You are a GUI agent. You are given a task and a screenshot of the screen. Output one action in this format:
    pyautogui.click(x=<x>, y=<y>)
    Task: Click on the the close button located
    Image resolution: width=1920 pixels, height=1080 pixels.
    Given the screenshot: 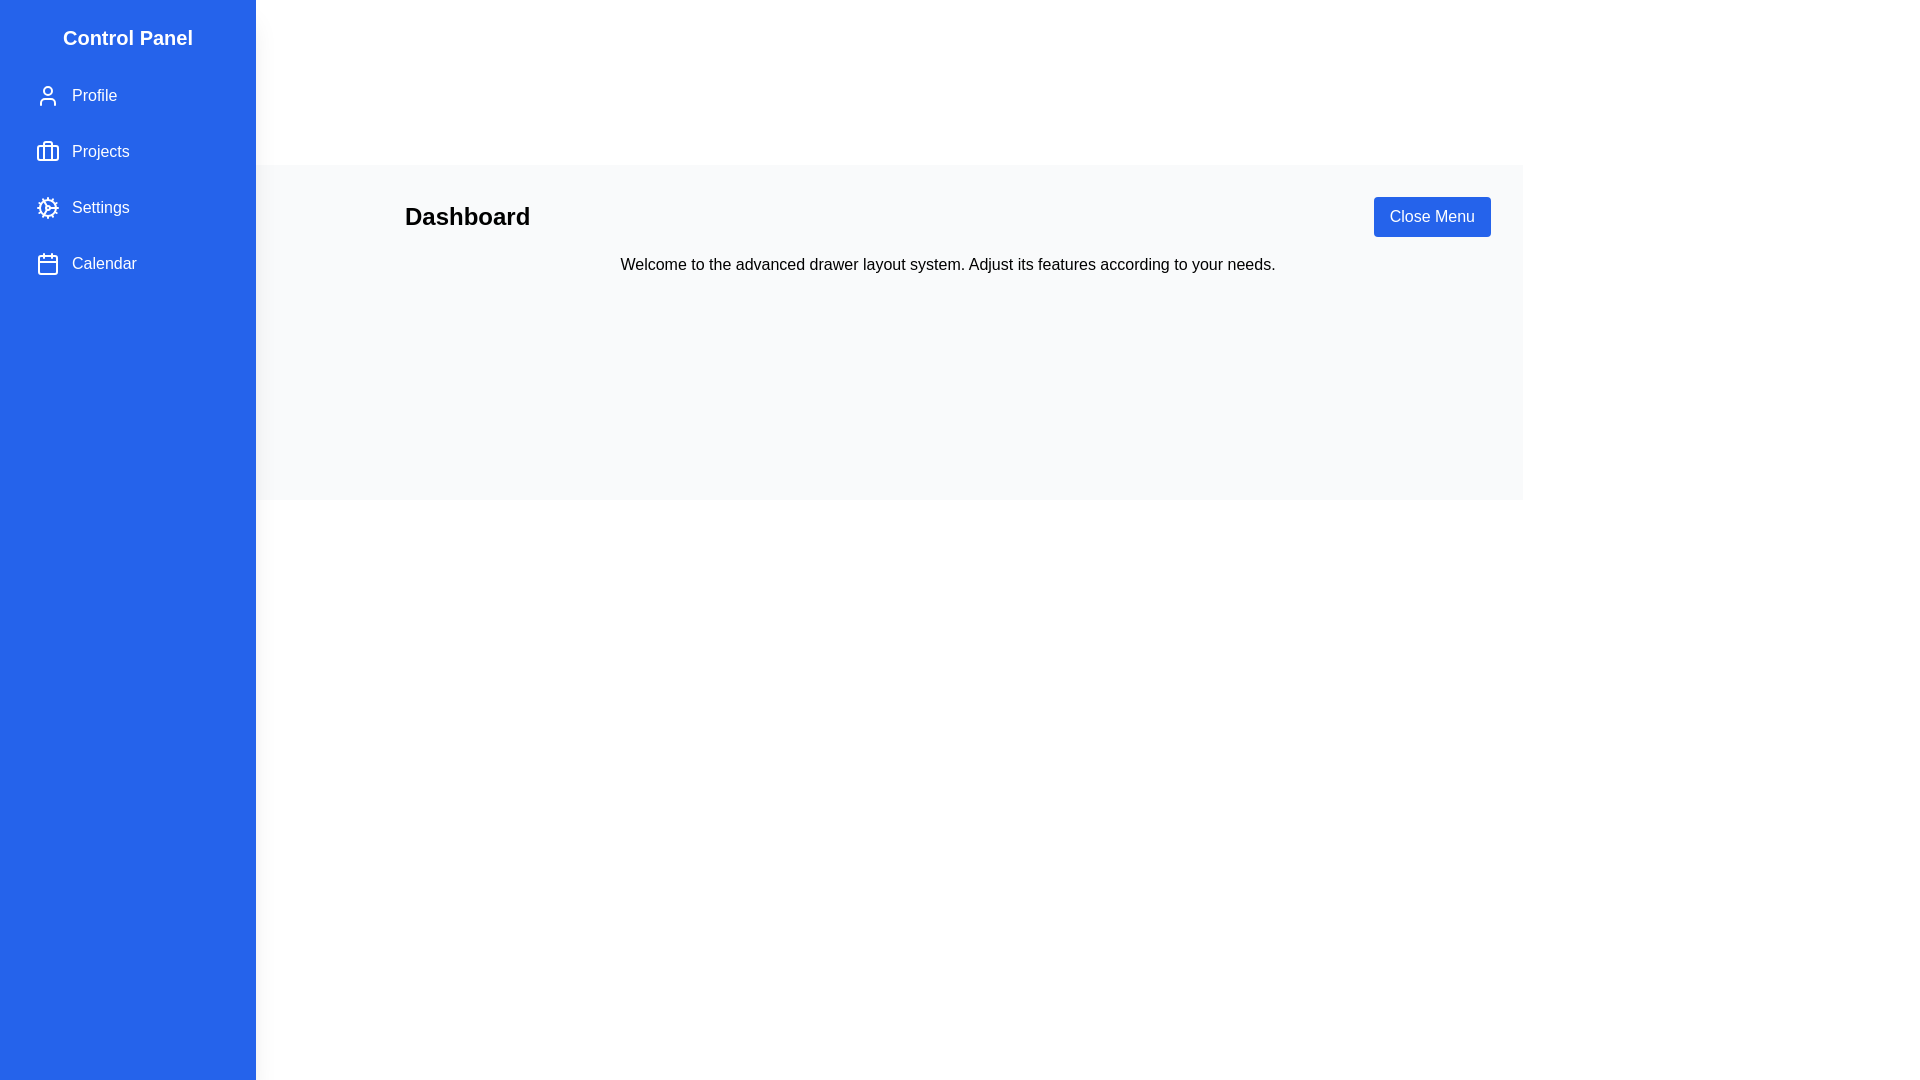 What is the action you would take?
    pyautogui.click(x=1431, y=216)
    